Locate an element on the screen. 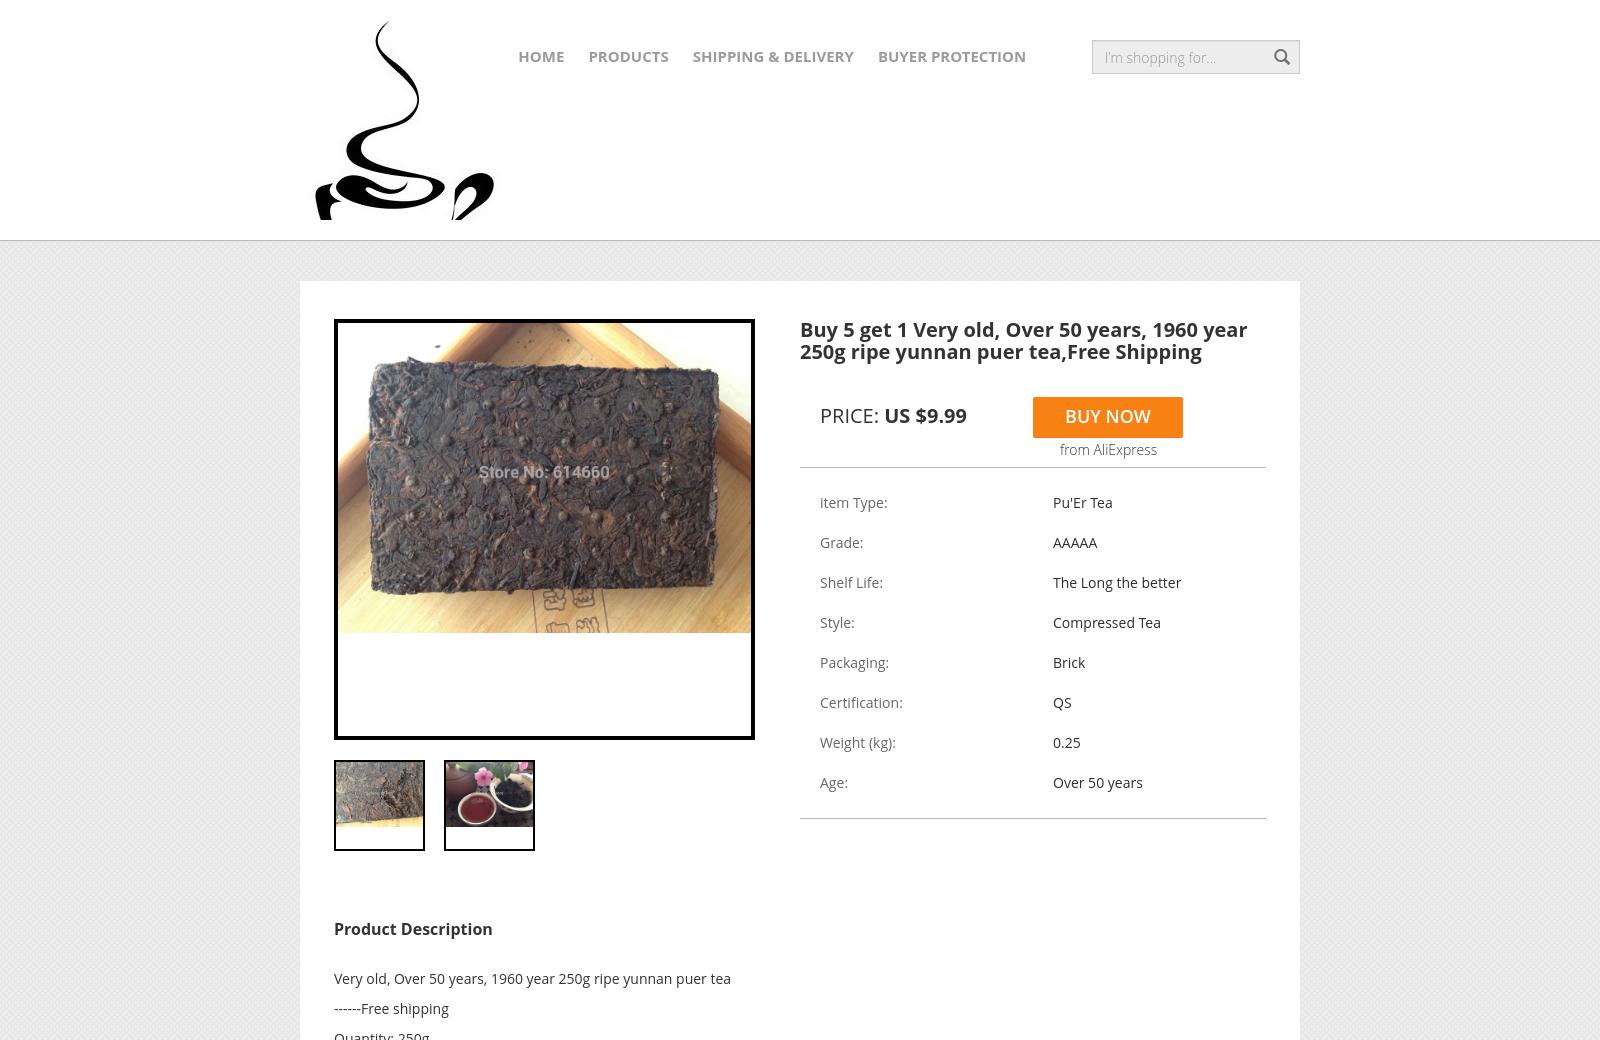 The image size is (1600, 1040). 'Buy 5 get 1 Very old, Over 50 years, 1960 year 250g ripe yunnan puer tea,Free Shipping' is located at coordinates (1023, 339).